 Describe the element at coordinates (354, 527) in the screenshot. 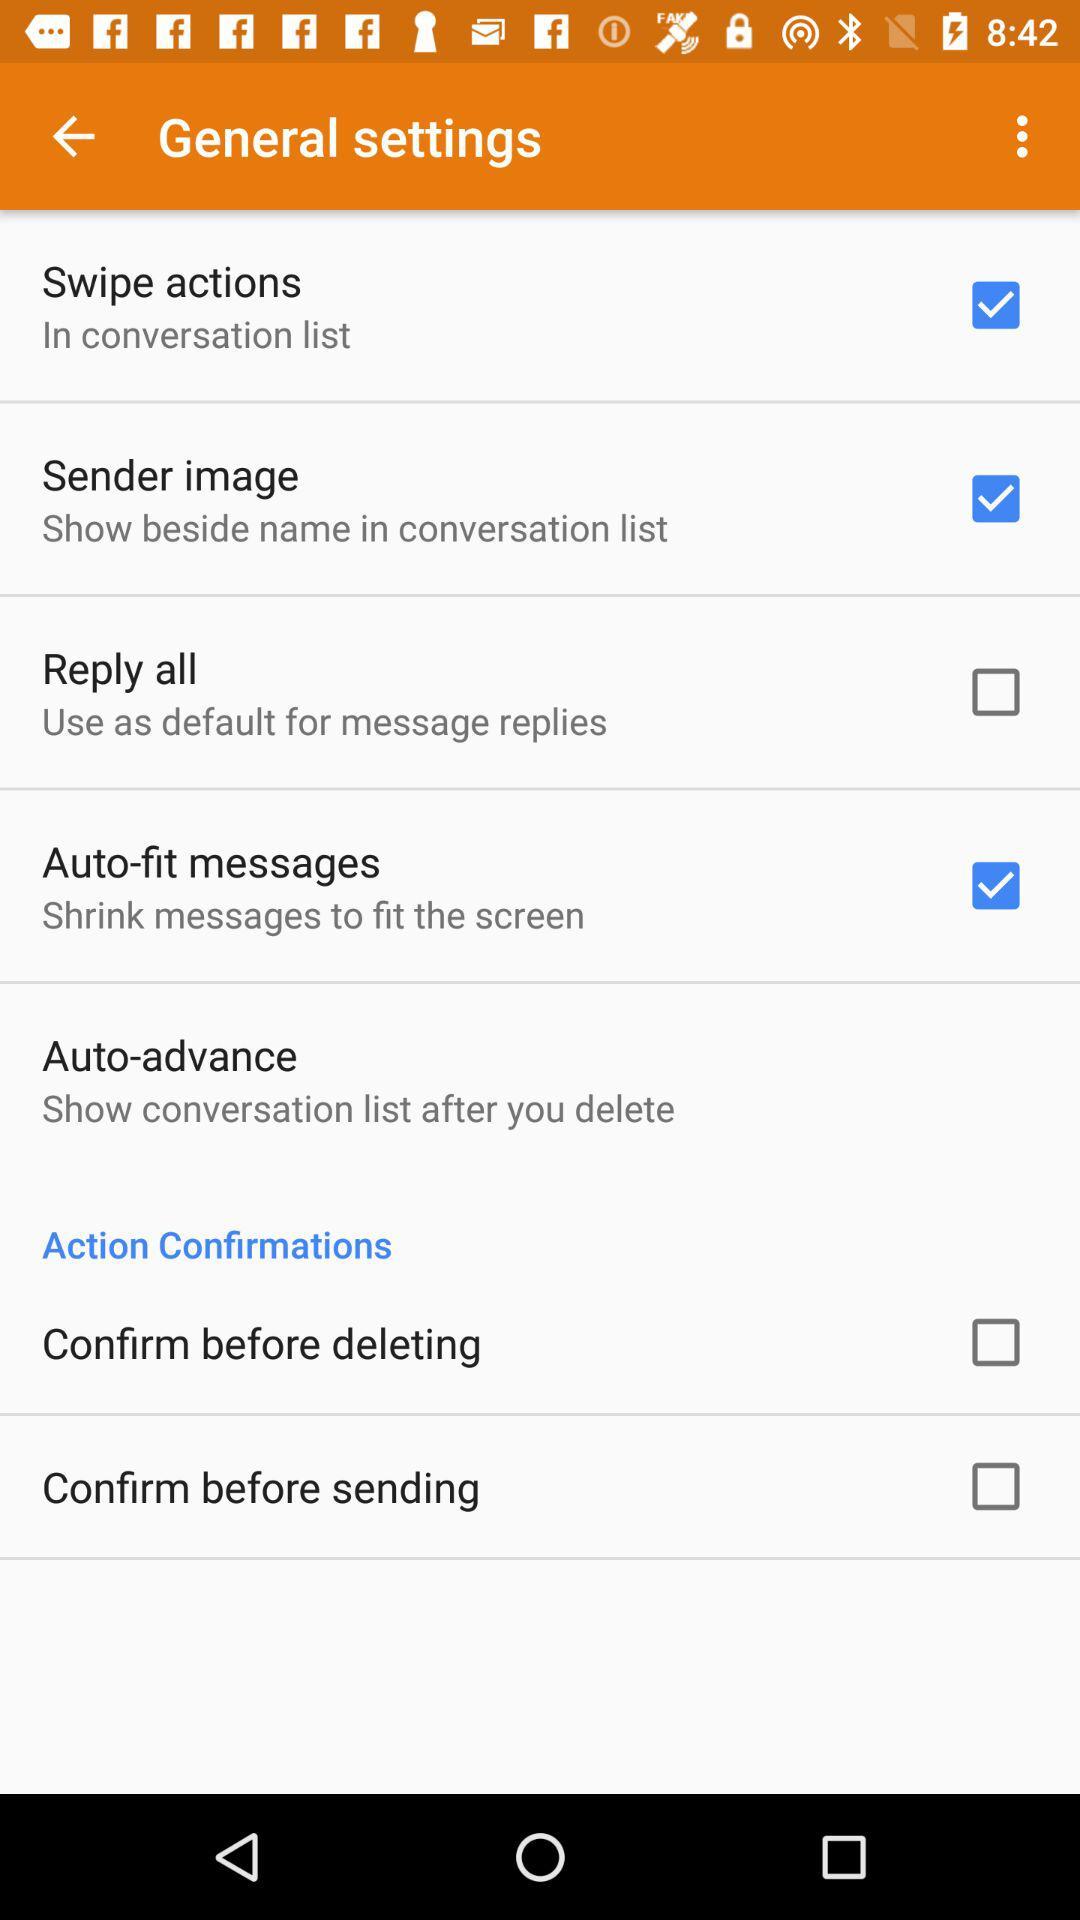

I see `the icon above the reply all icon` at that location.